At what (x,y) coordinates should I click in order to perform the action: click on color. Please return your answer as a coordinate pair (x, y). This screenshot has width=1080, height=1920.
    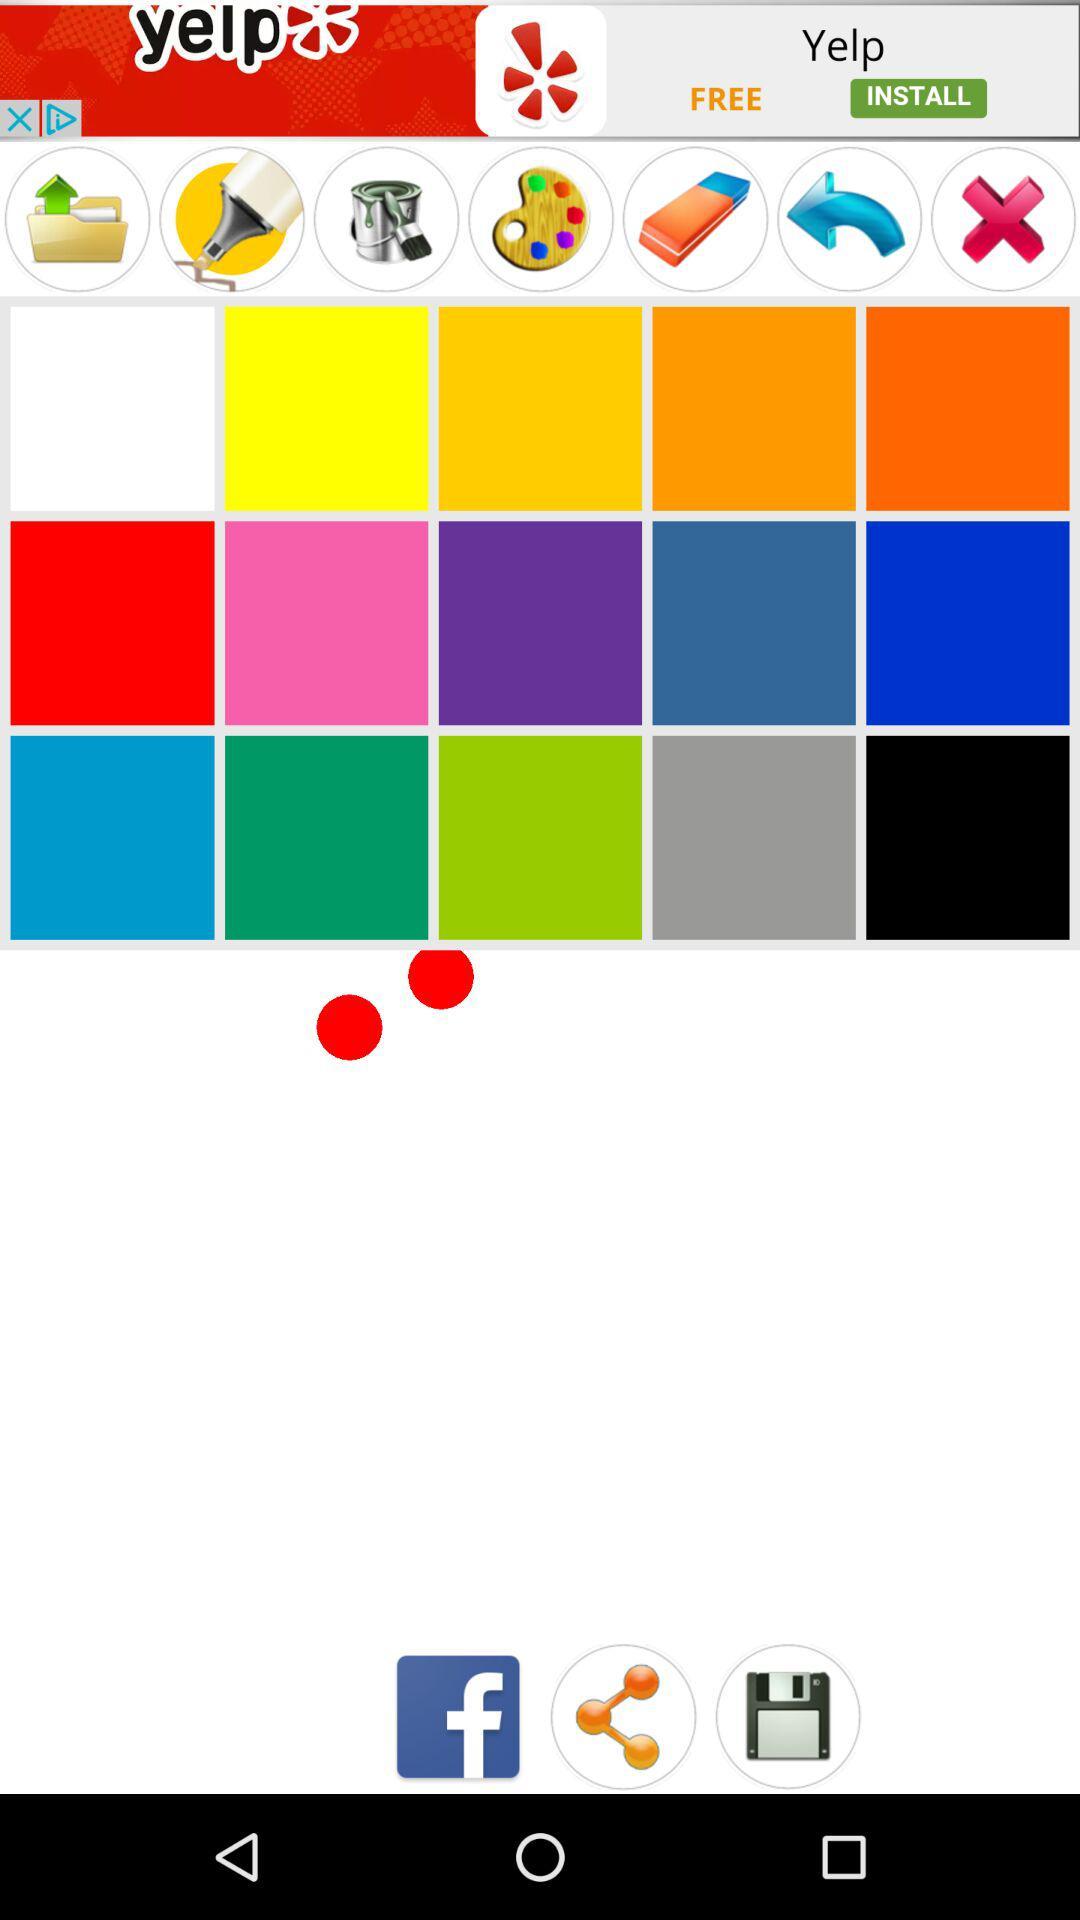
    Looking at the image, I should click on (540, 407).